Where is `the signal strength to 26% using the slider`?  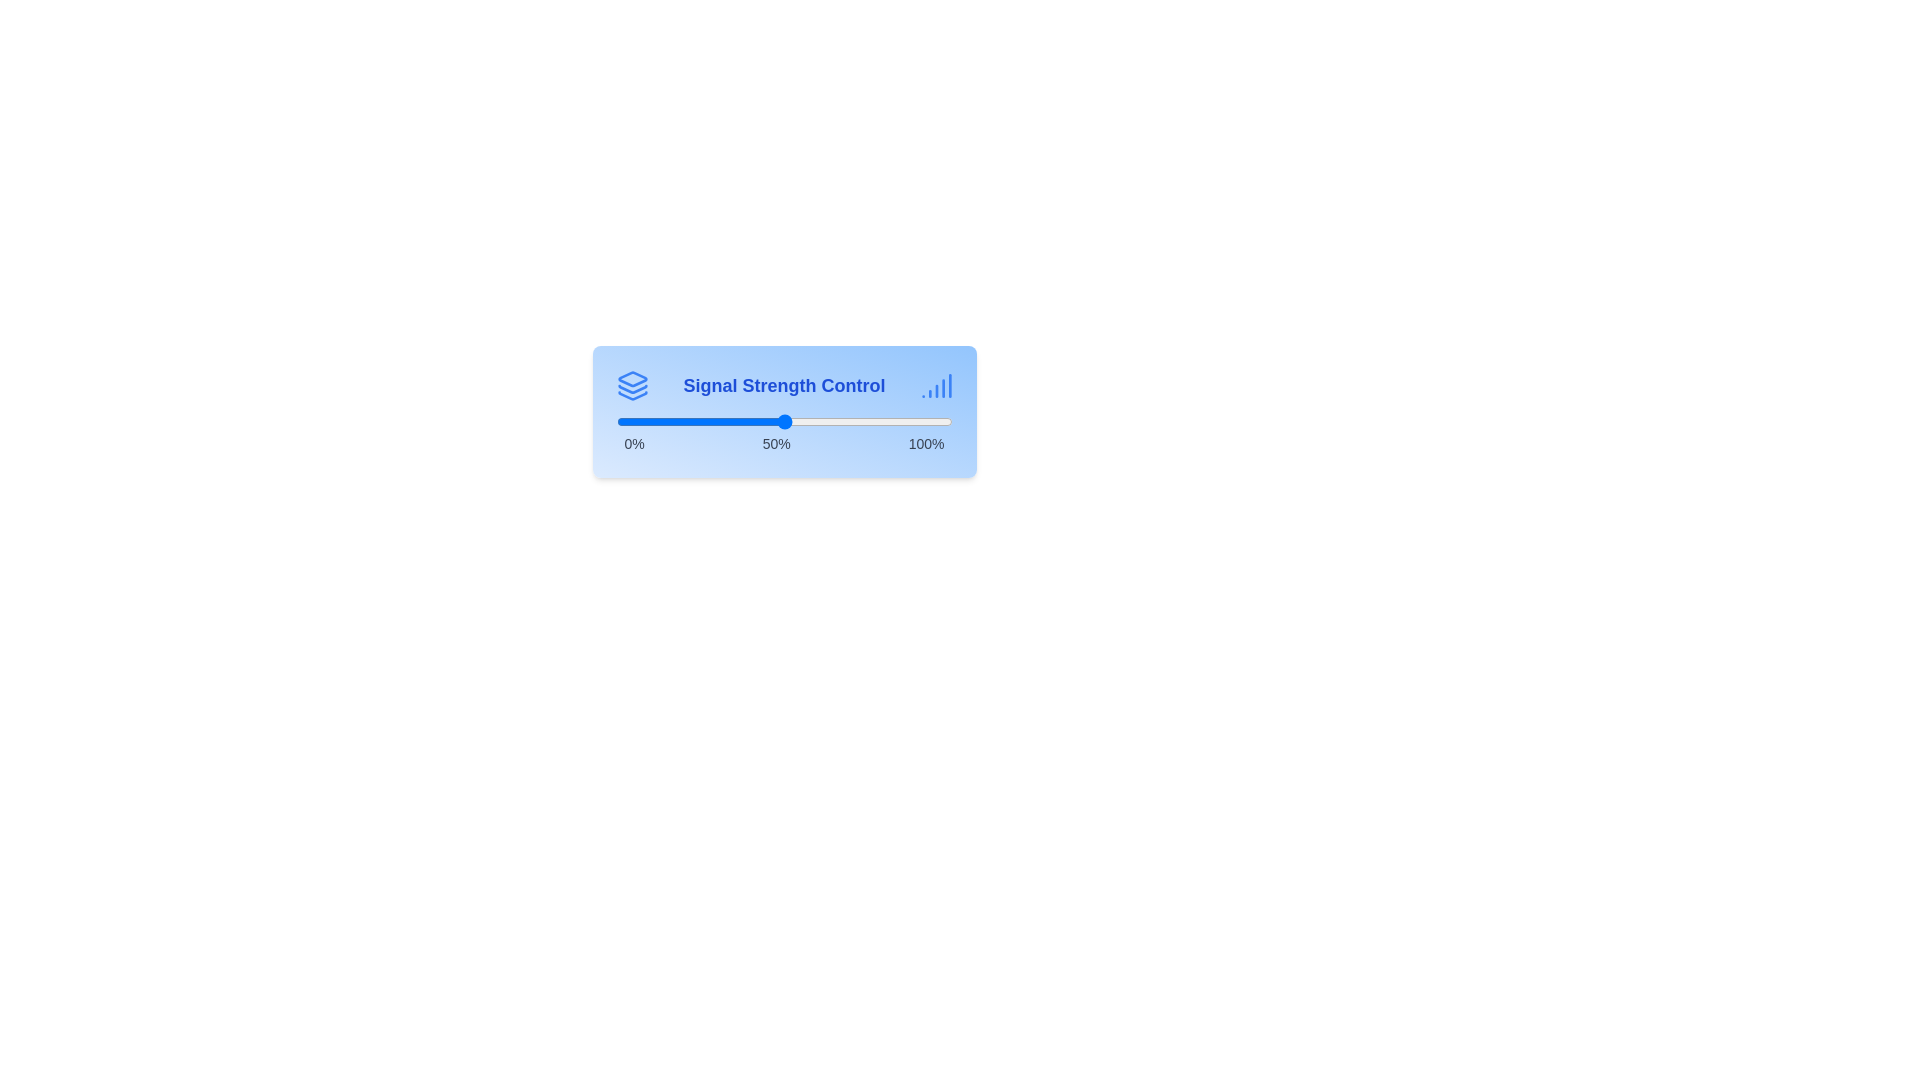 the signal strength to 26% using the slider is located at coordinates (703, 420).